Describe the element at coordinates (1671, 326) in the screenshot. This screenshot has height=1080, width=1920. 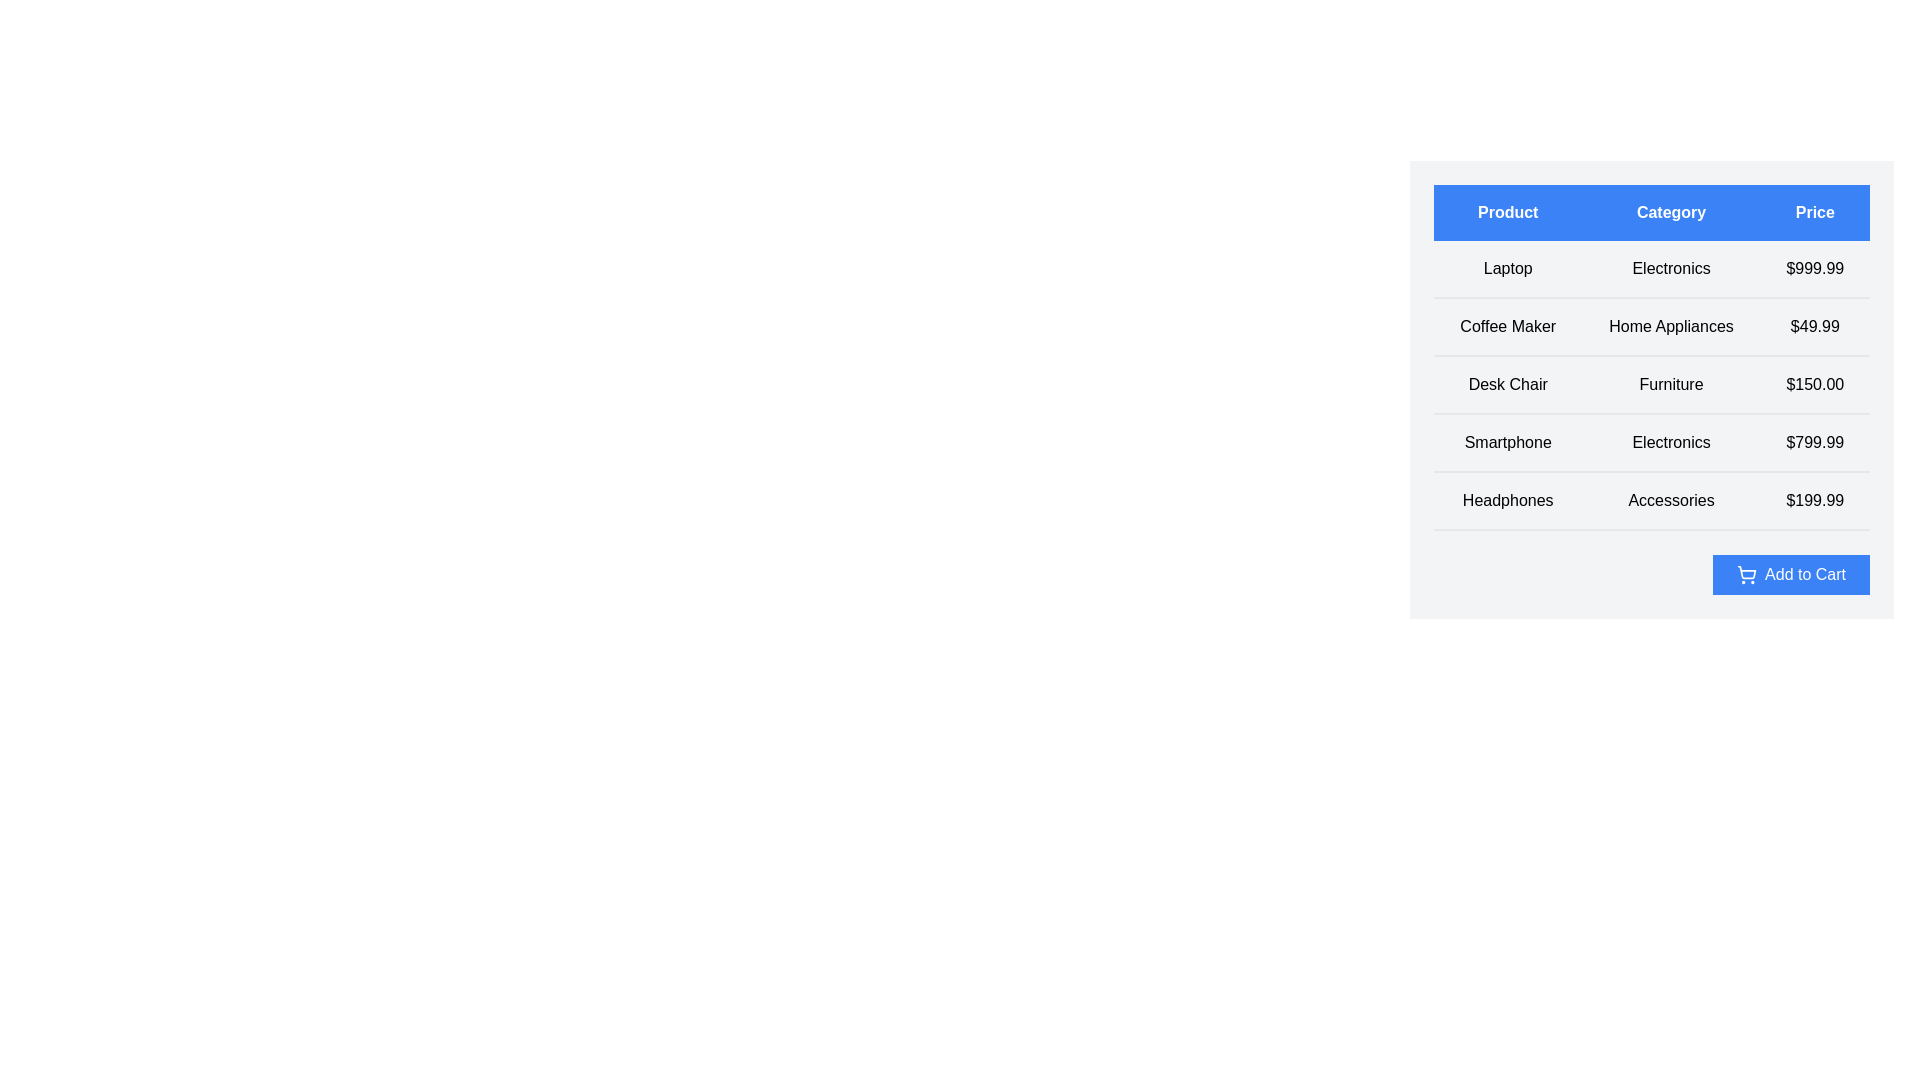
I see `the Text label indicating the product category located in the second row, second column under the 'Category' header` at that location.